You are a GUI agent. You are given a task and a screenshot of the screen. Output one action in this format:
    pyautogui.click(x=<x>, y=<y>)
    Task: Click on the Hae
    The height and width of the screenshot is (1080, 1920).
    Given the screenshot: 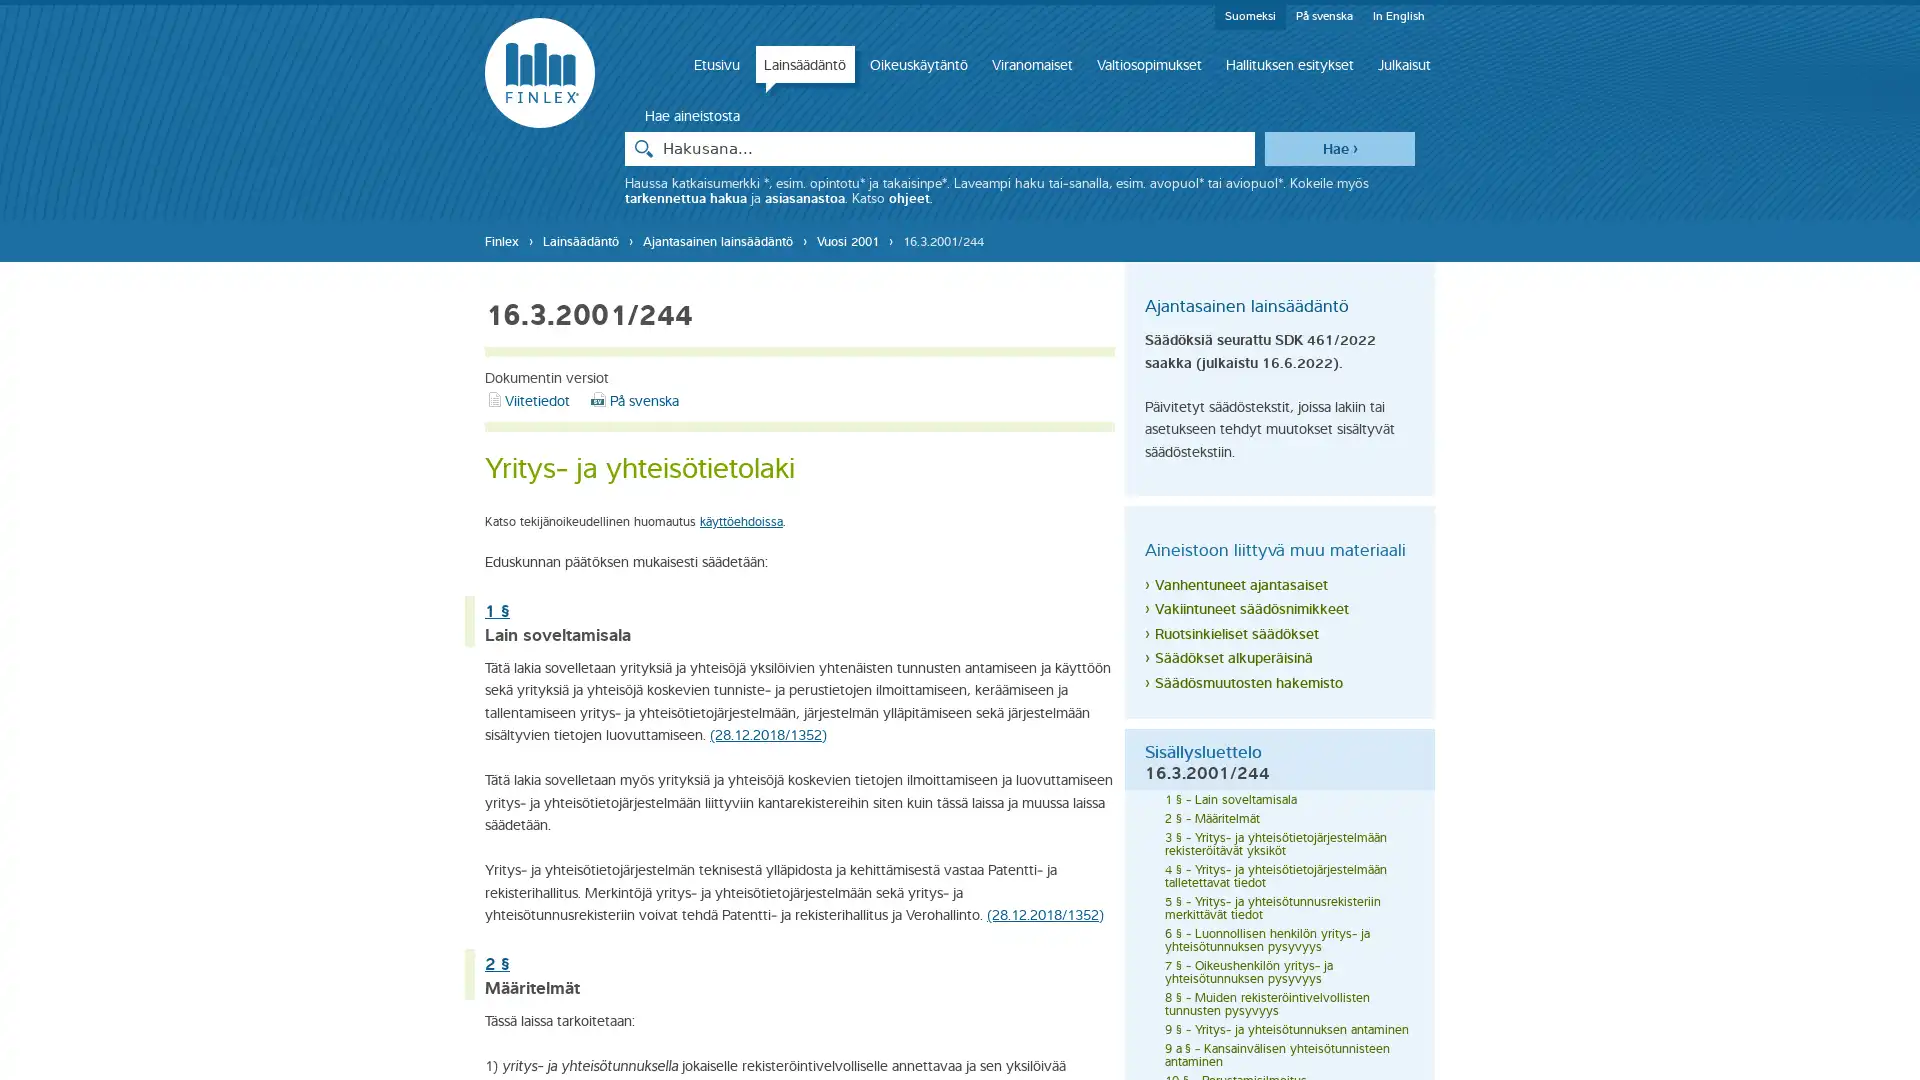 What is the action you would take?
    pyautogui.click(x=1339, y=146)
    